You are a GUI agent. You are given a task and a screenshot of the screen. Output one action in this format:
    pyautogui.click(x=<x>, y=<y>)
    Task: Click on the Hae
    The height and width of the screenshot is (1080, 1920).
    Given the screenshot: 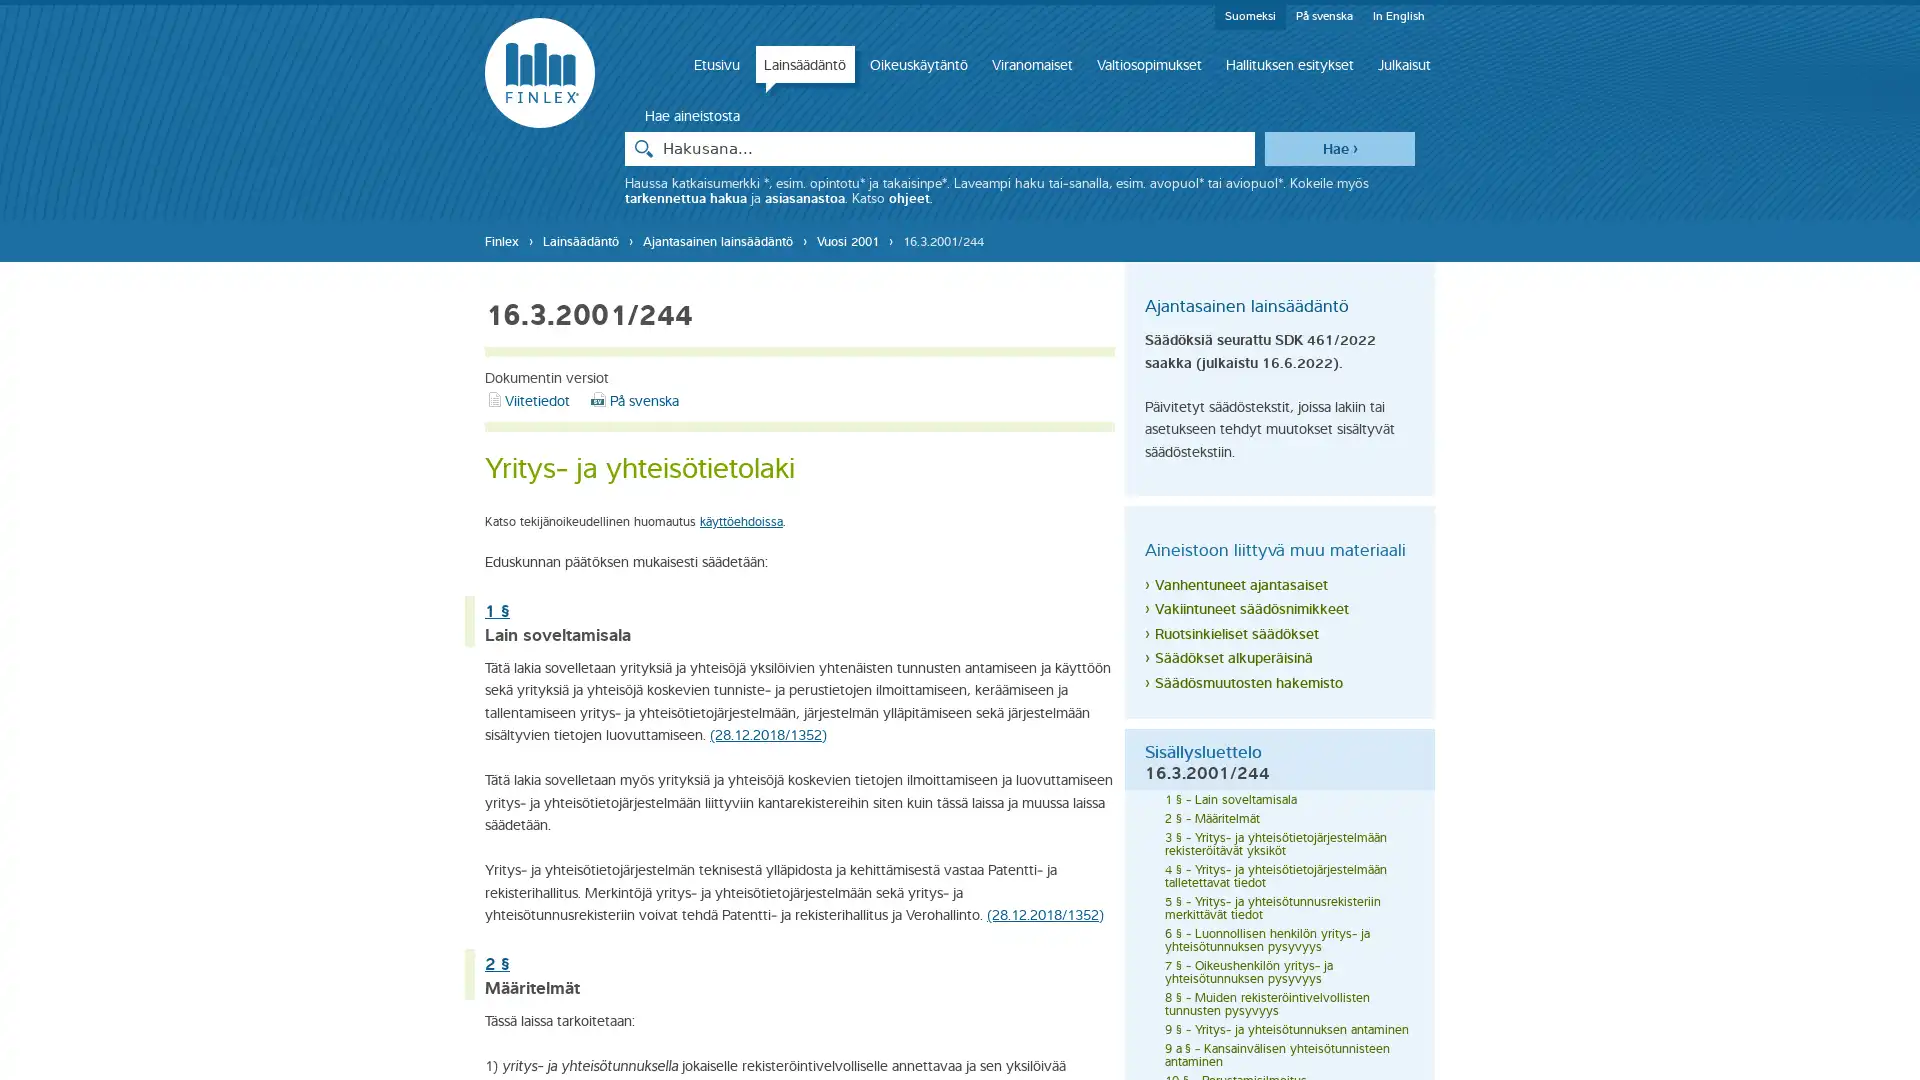 What is the action you would take?
    pyautogui.click(x=1339, y=146)
    